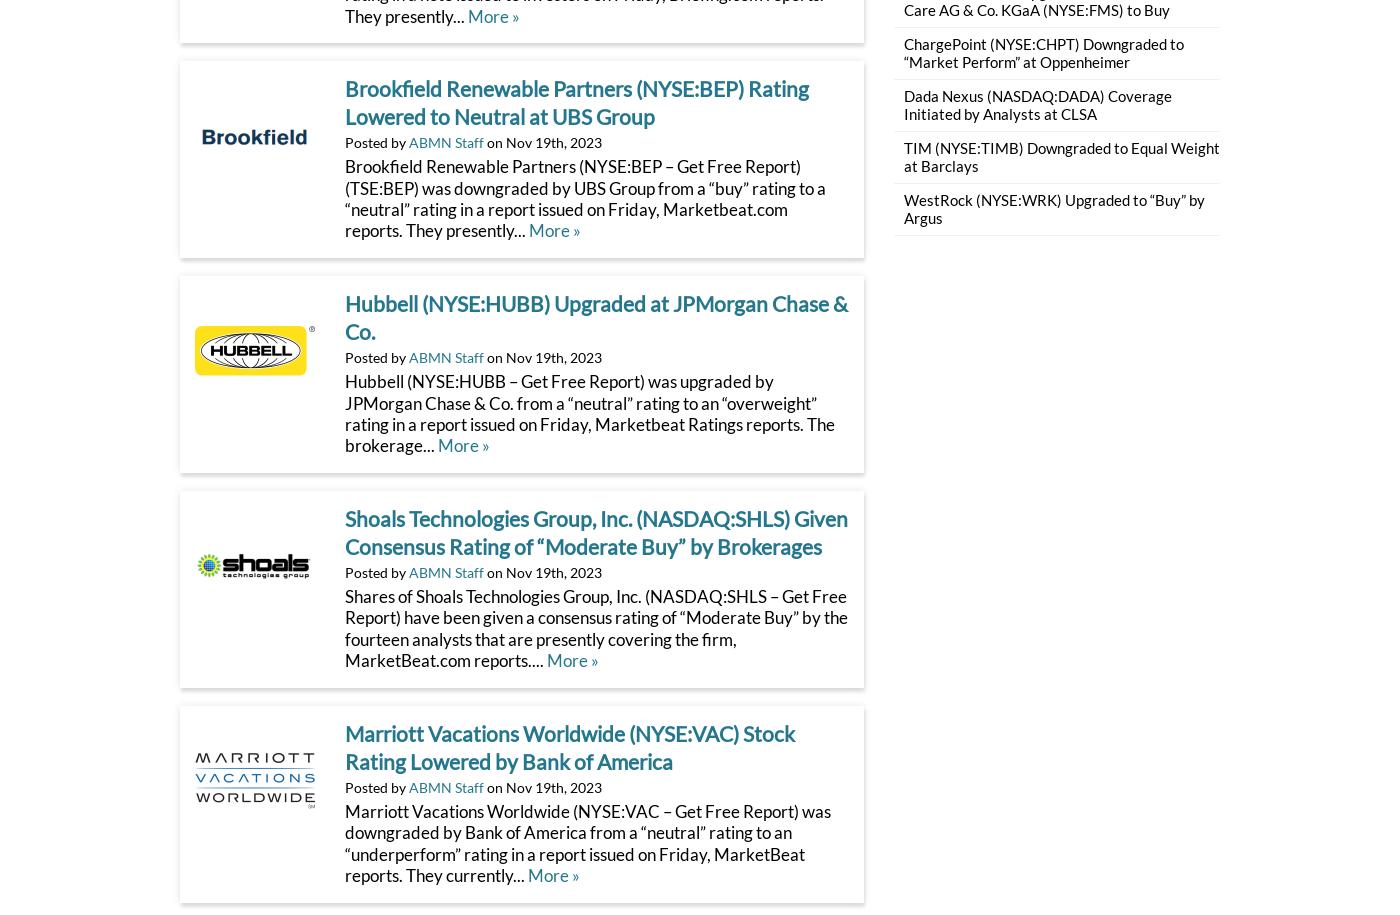  Describe the element at coordinates (588, 843) in the screenshot. I see `'Marriott Vacations Worldwide (NYSE:VAC – Get Free Report) was downgraded by Bank of America from a “neutral” rating to an “underperform” rating in a report issued on Friday, MarketBeat reports. They currently...'` at that location.